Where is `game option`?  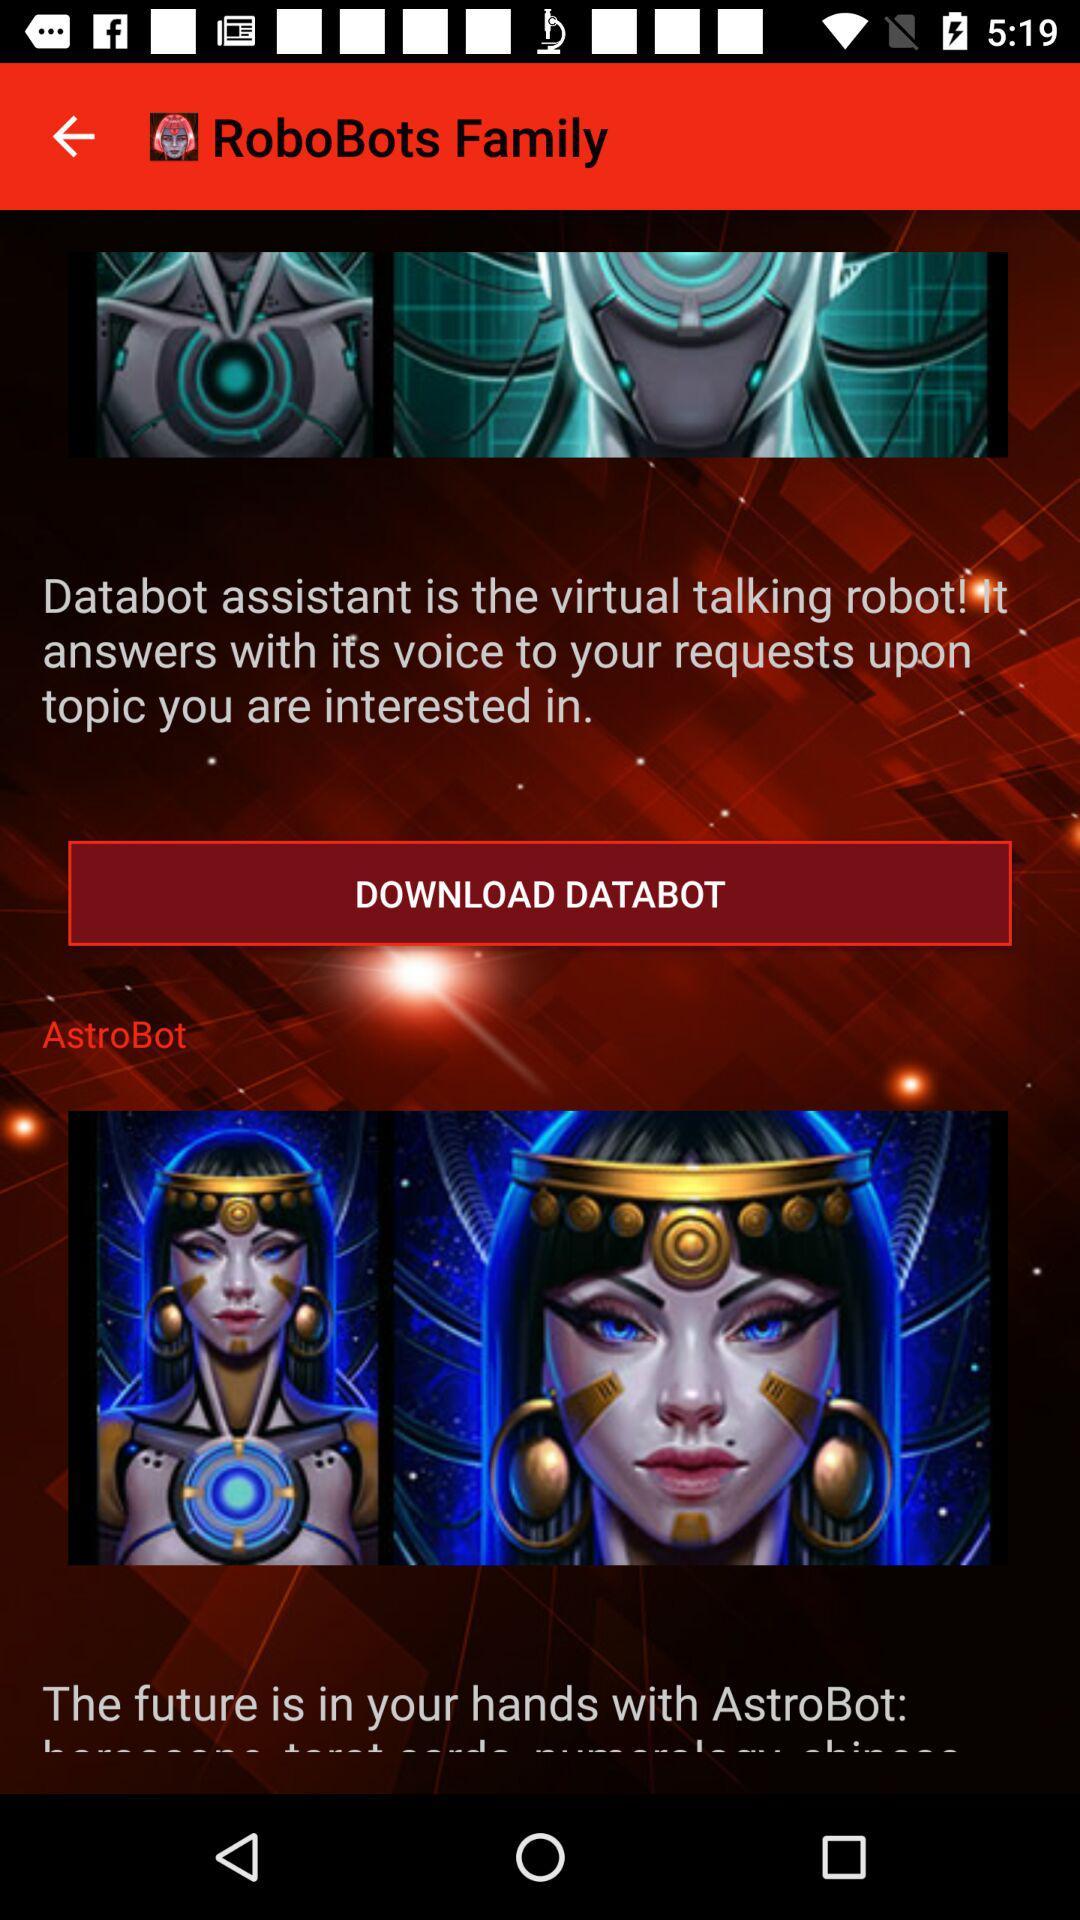
game option is located at coordinates (537, 1338).